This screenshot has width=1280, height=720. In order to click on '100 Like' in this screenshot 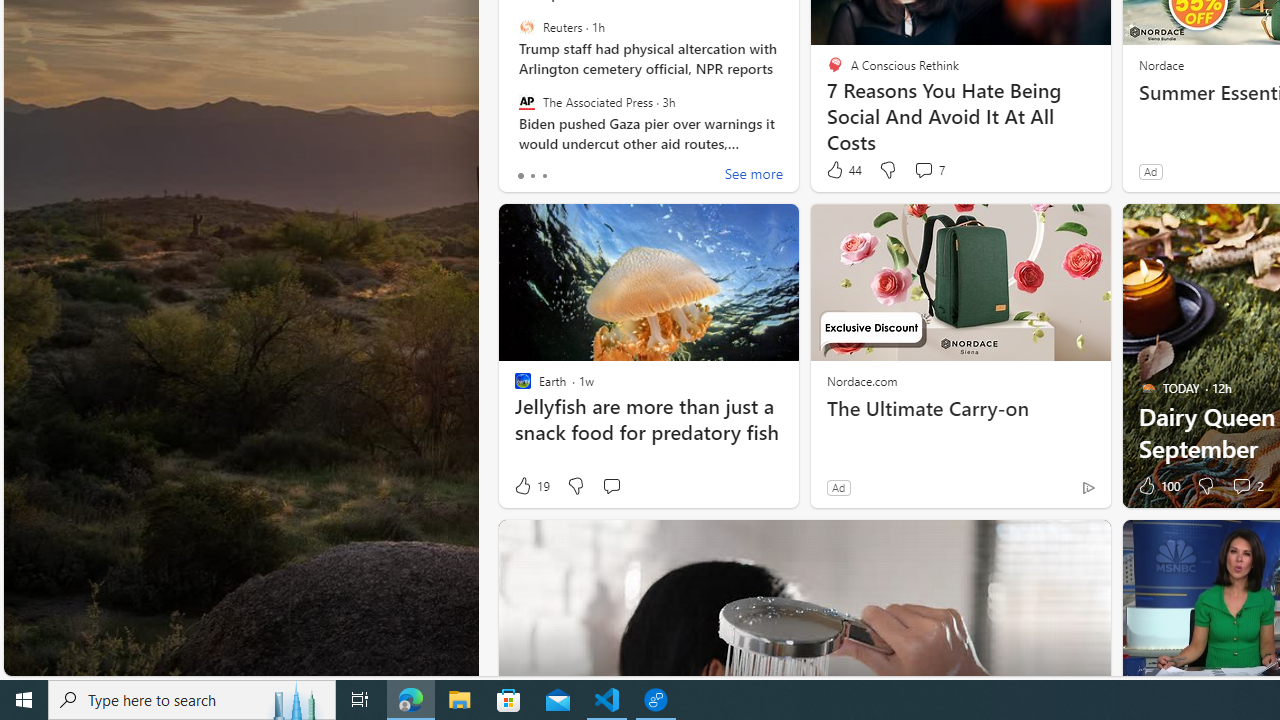, I will do `click(1157, 486)`.